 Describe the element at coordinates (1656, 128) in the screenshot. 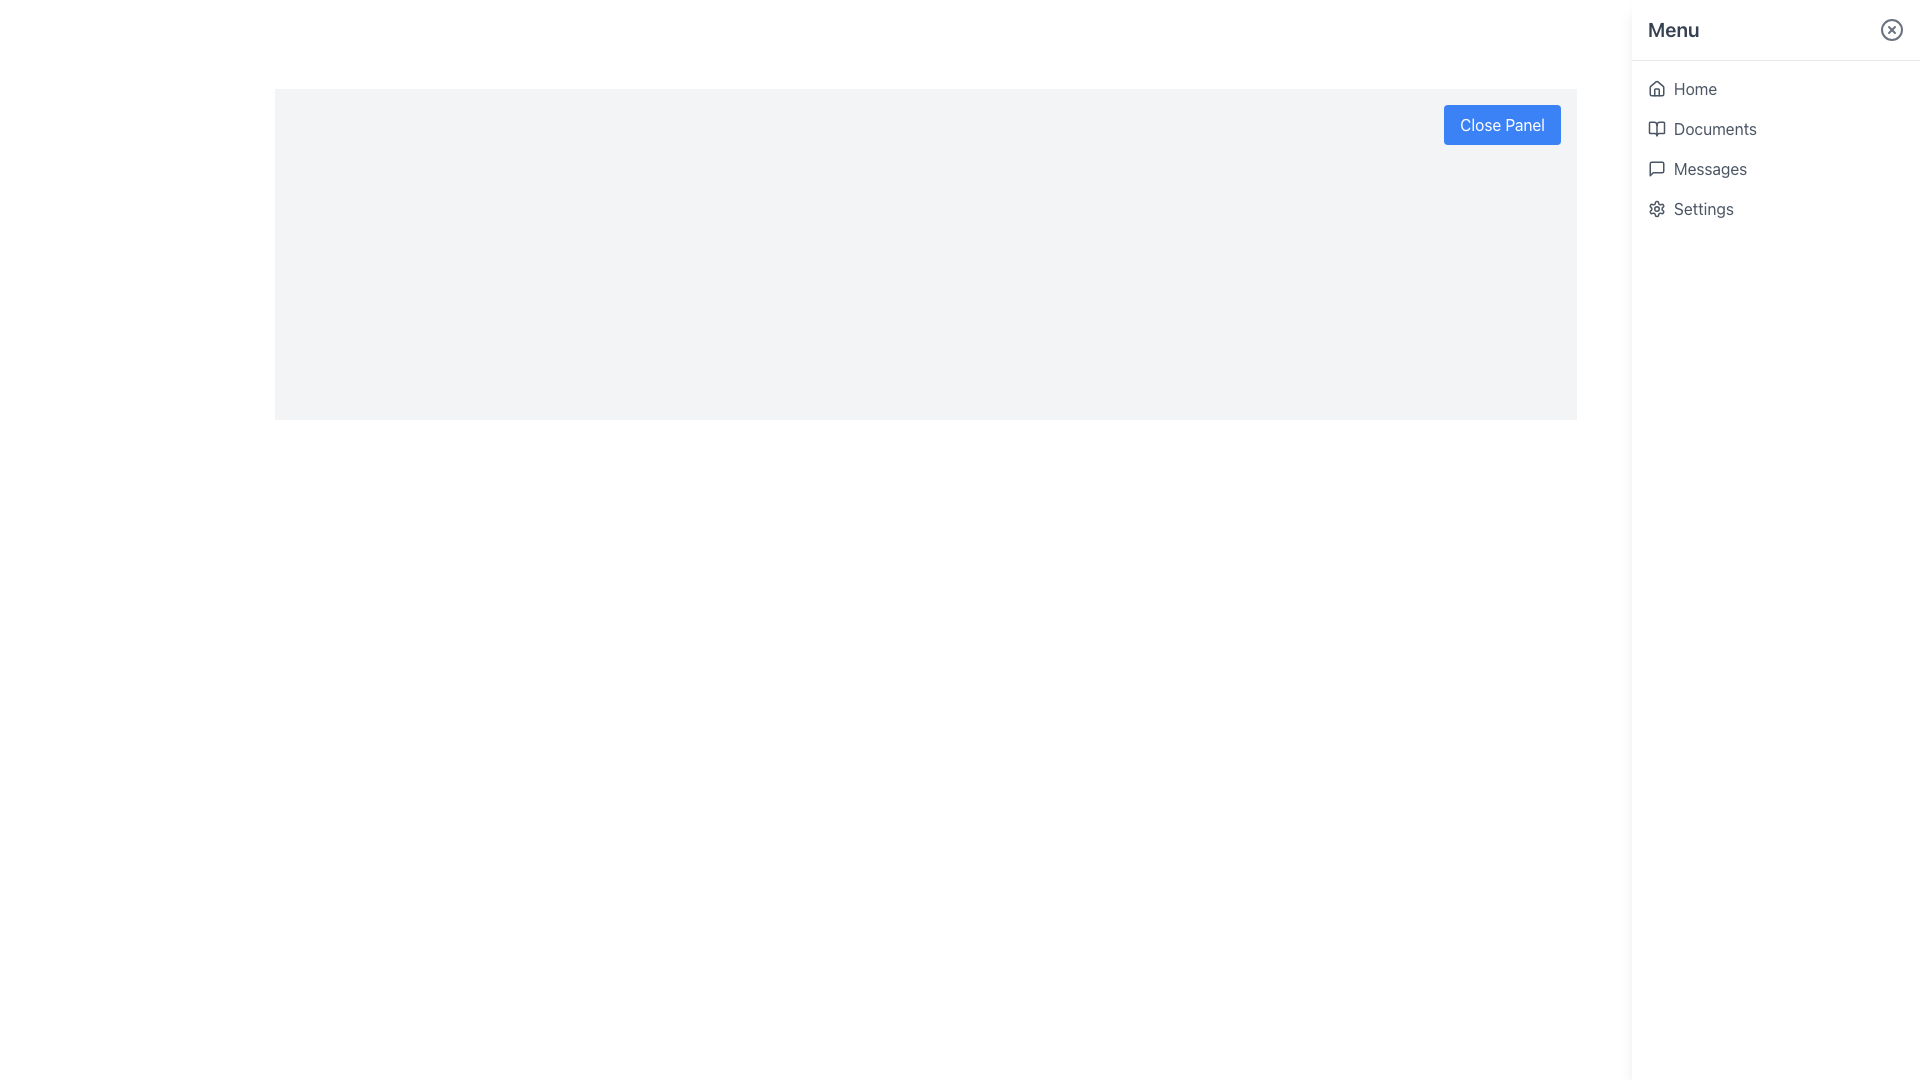

I see `the open book icon in the navigation menu, which represents the 'Documents' section and is located beside the 'Documents' text label` at that location.